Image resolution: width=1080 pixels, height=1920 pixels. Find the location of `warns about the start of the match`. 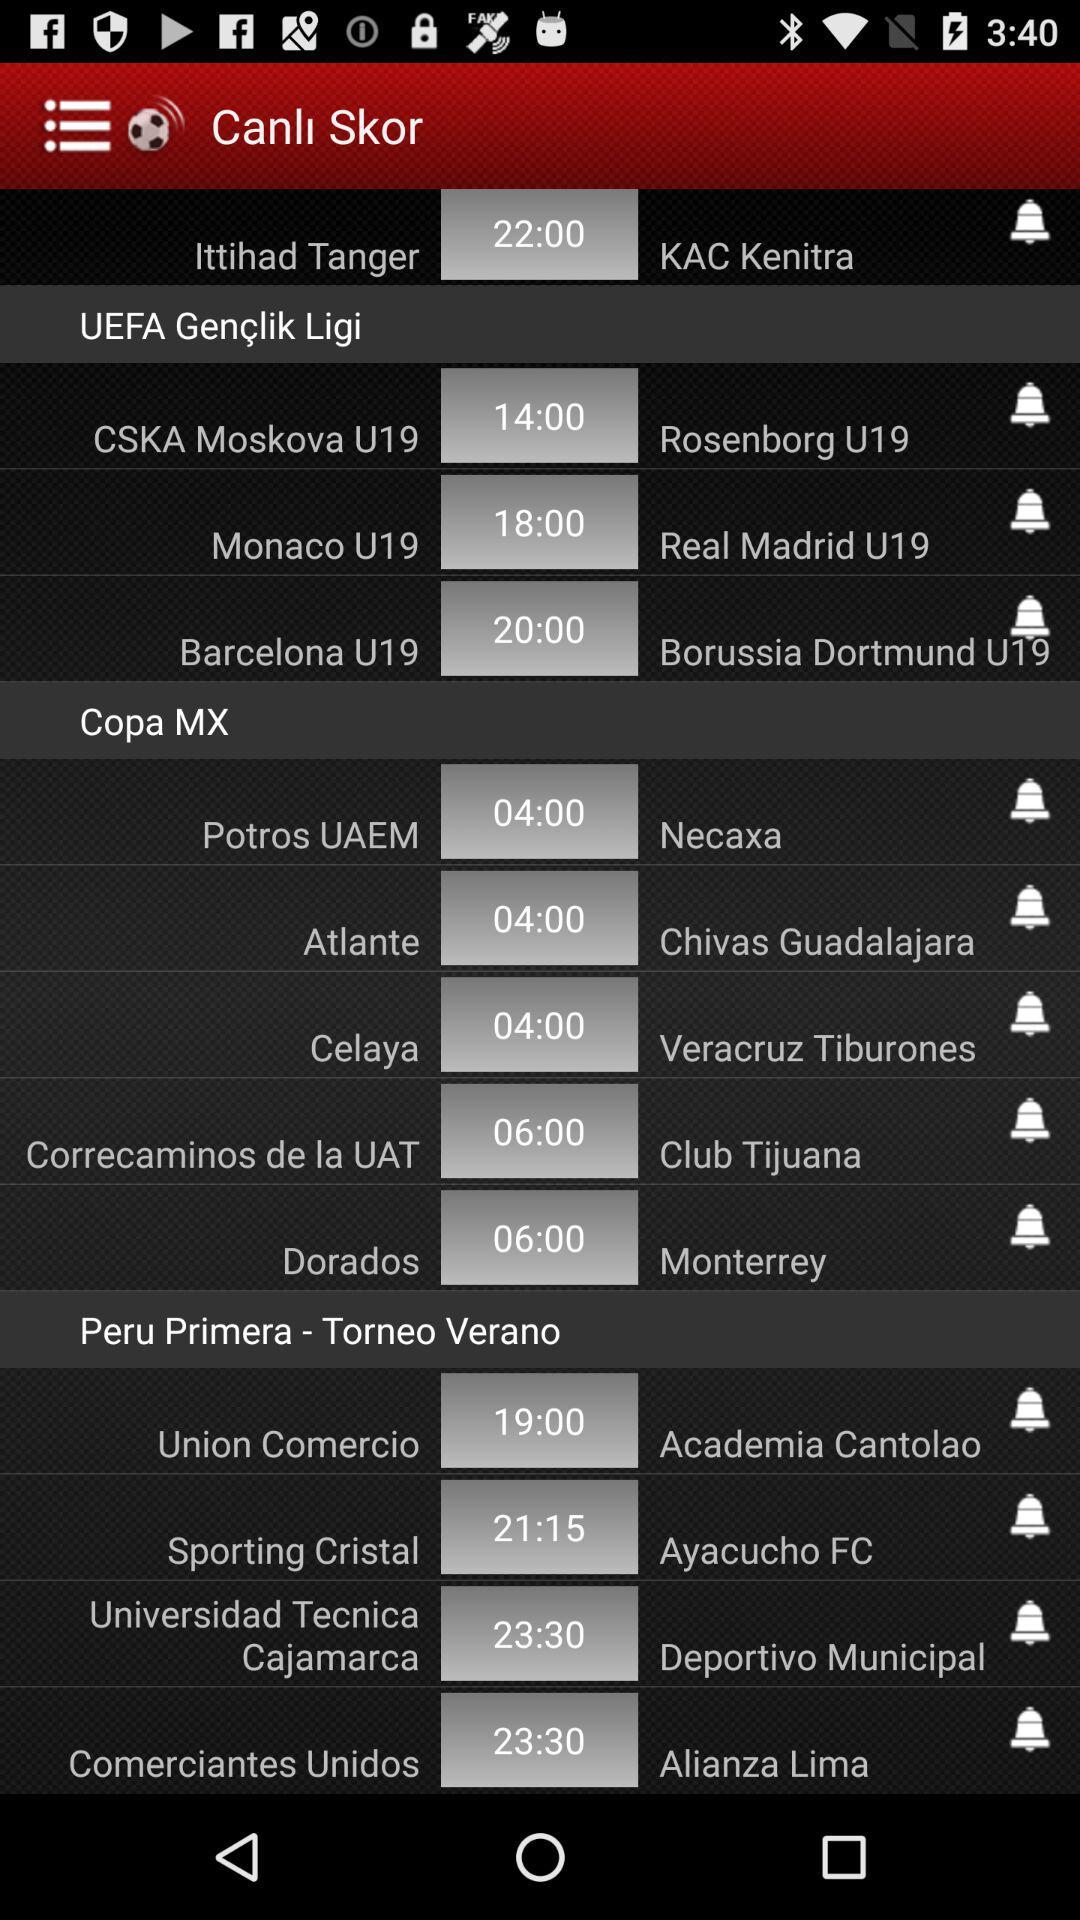

warns about the start of the match is located at coordinates (1029, 801).